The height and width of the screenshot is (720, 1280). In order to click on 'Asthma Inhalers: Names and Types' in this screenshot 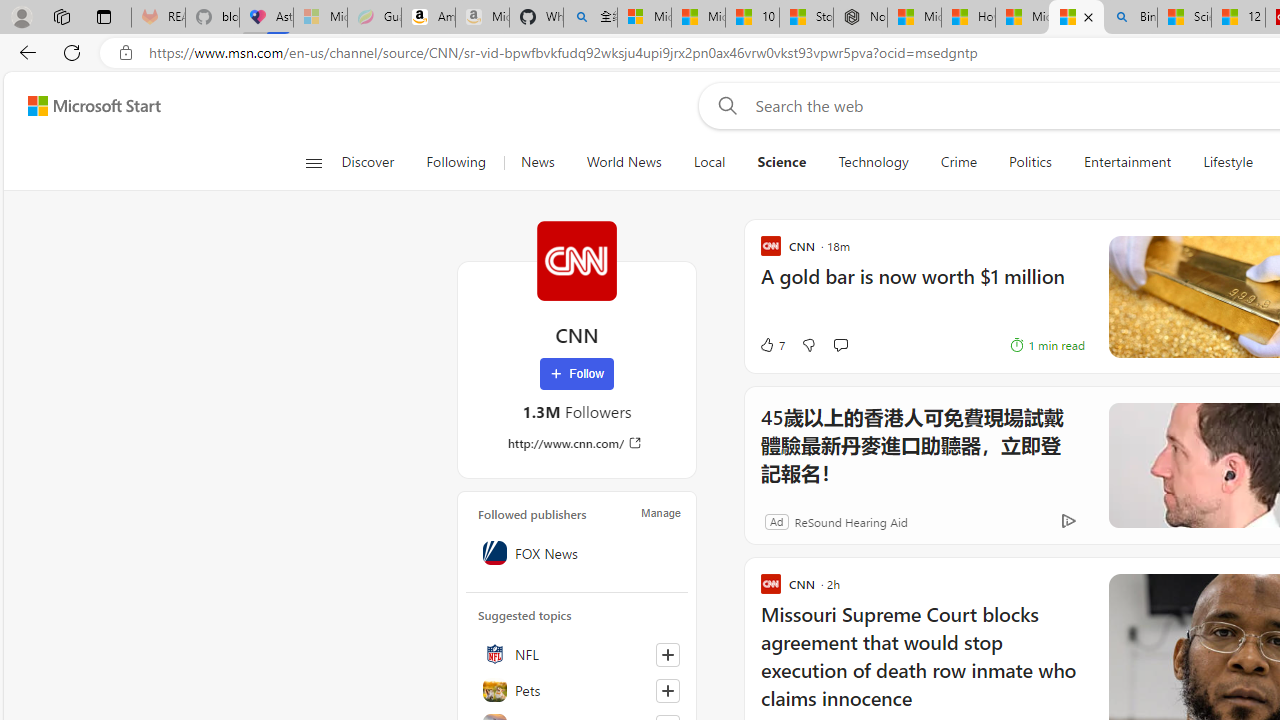, I will do `click(265, 17)`.